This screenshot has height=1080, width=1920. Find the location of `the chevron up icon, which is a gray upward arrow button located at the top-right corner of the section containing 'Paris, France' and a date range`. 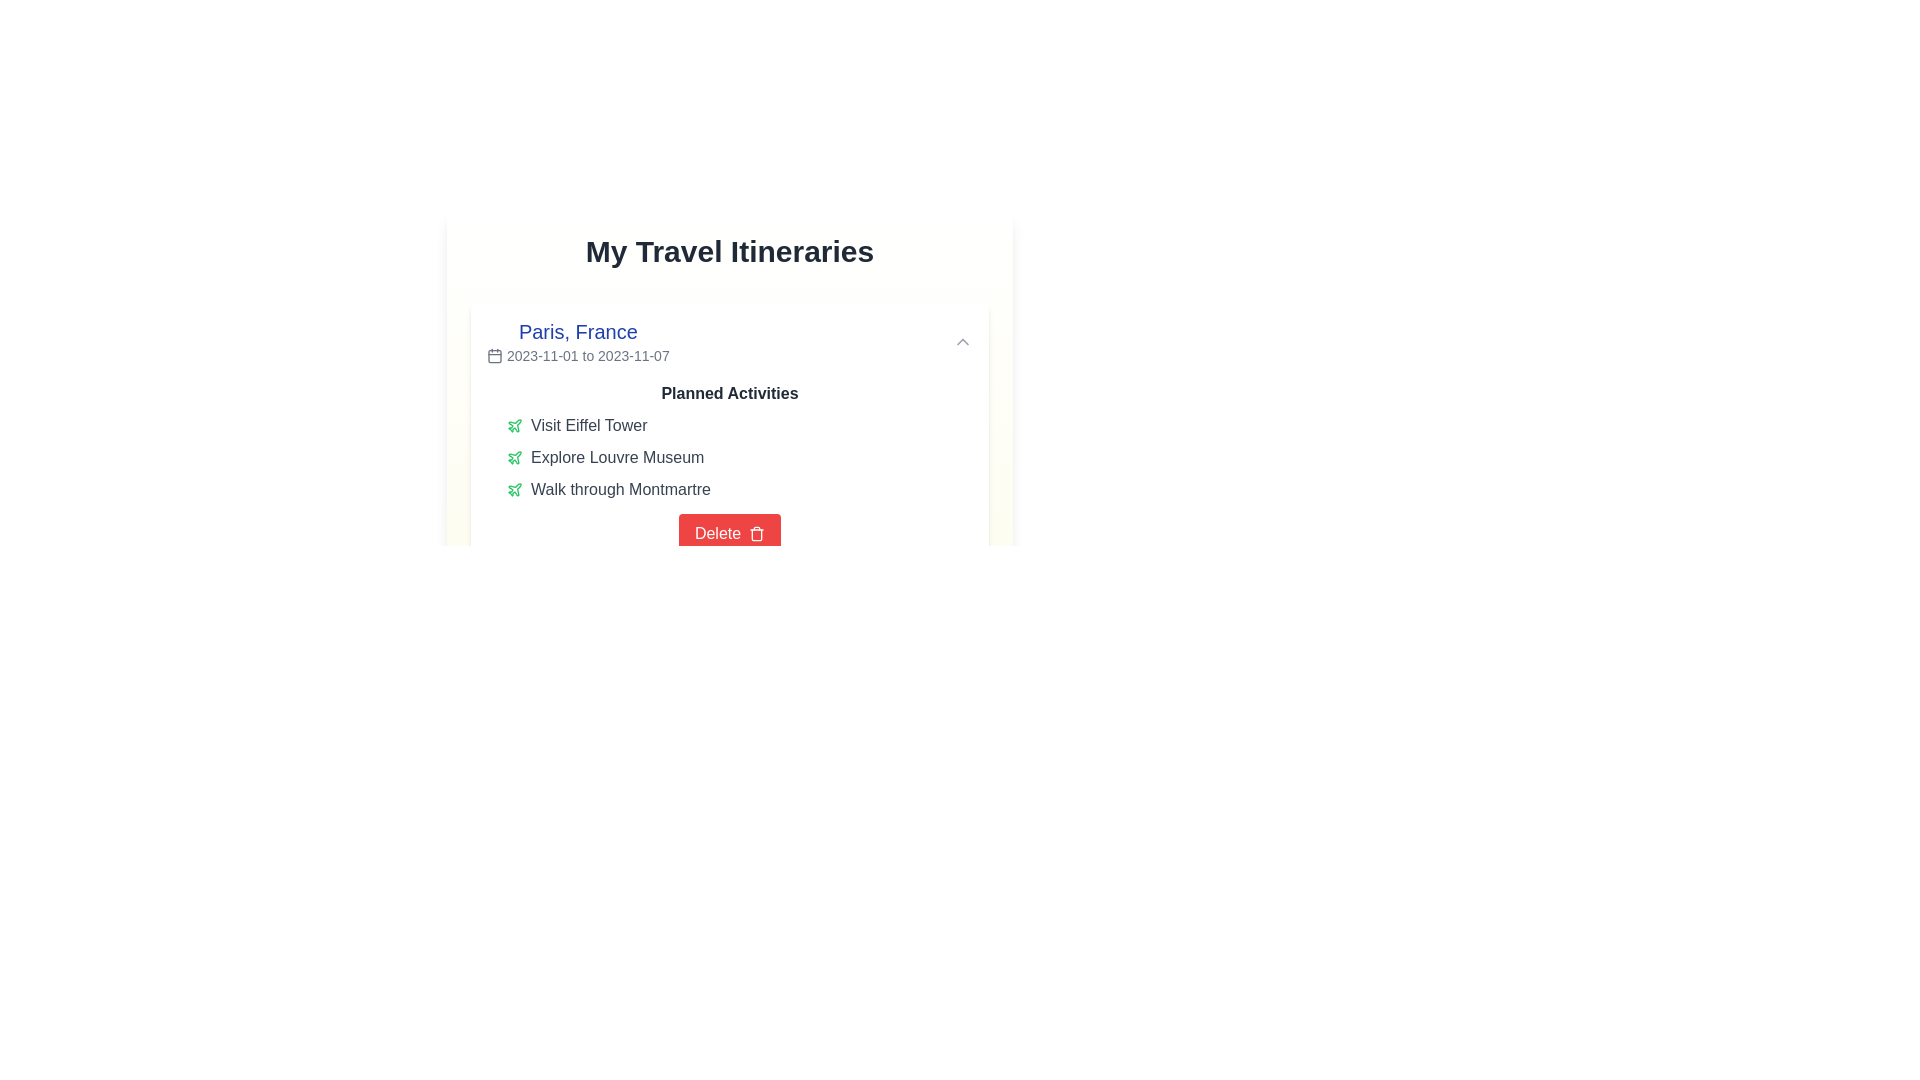

the chevron up icon, which is a gray upward arrow button located at the top-right corner of the section containing 'Paris, France' and a date range is located at coordinates (963, 341).